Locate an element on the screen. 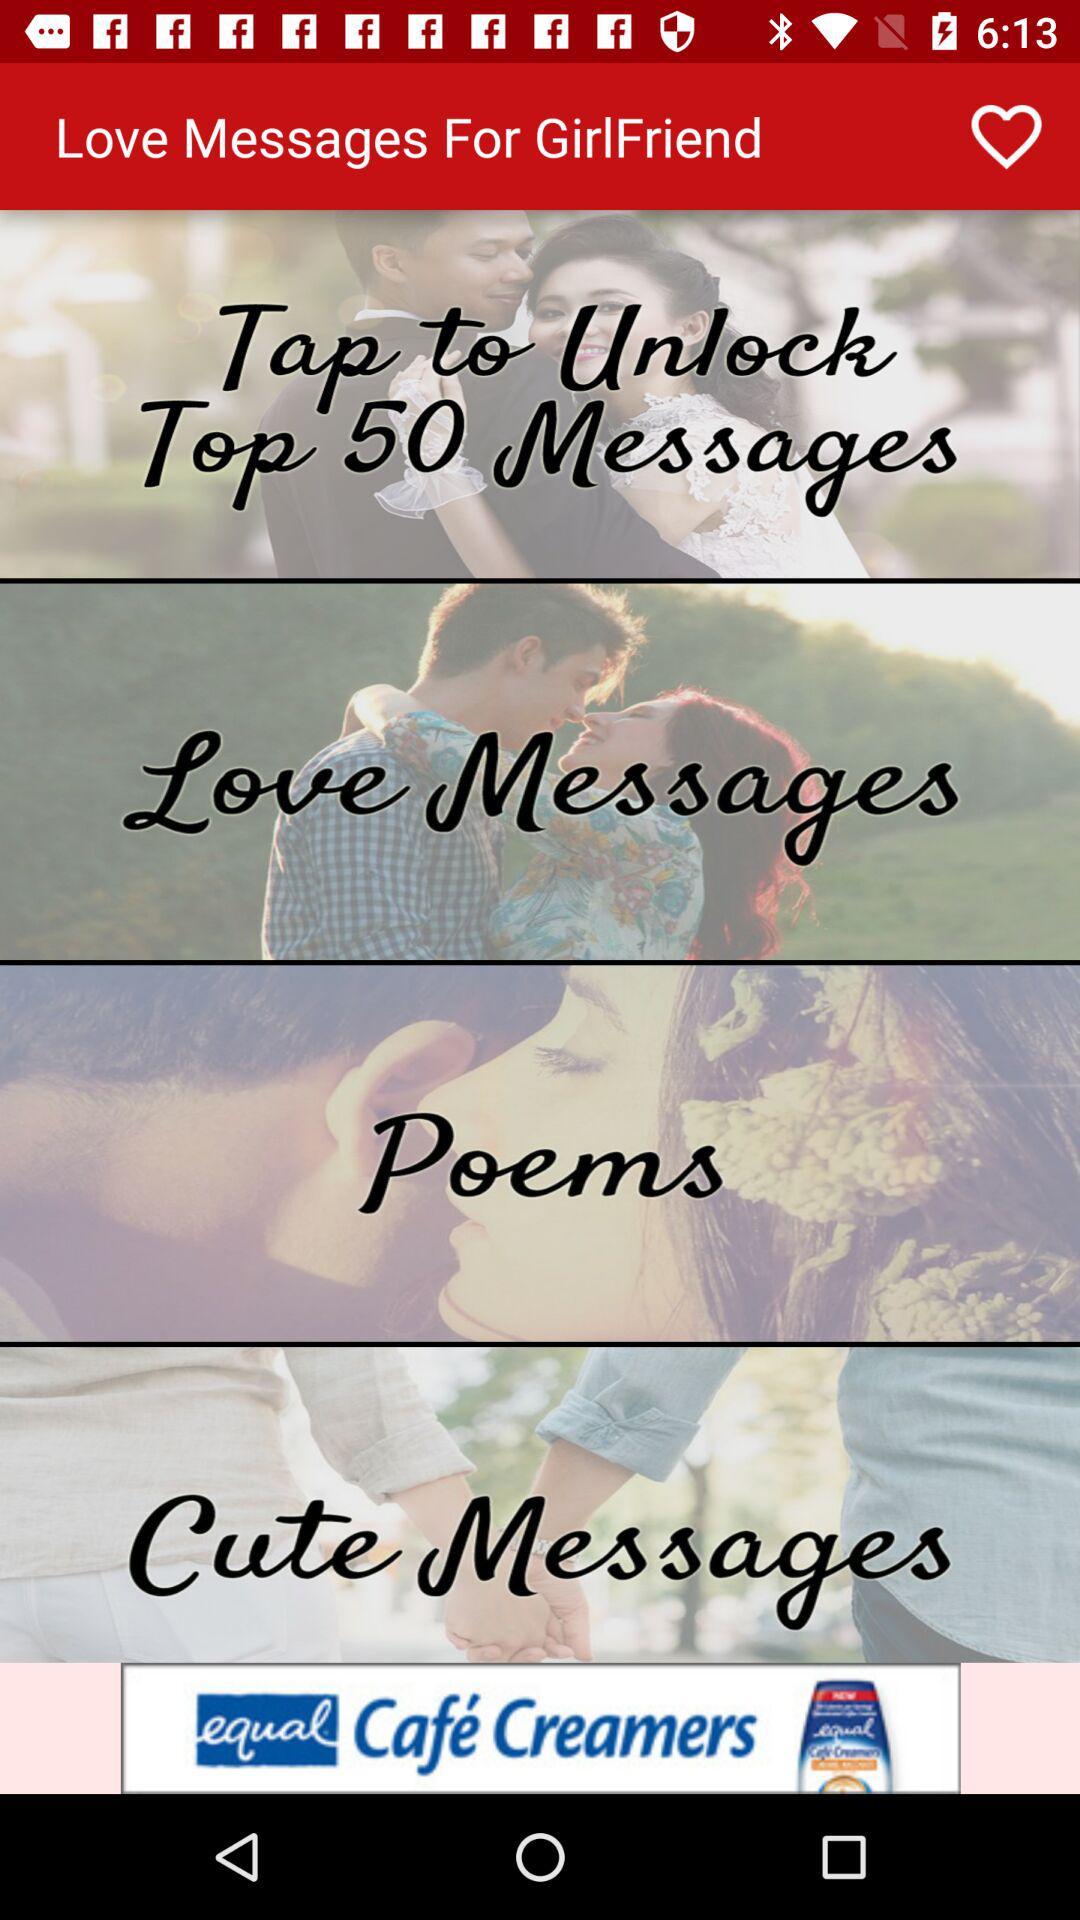 The image size is (1080, 1920). poems is located at coordinates (540, 1153).